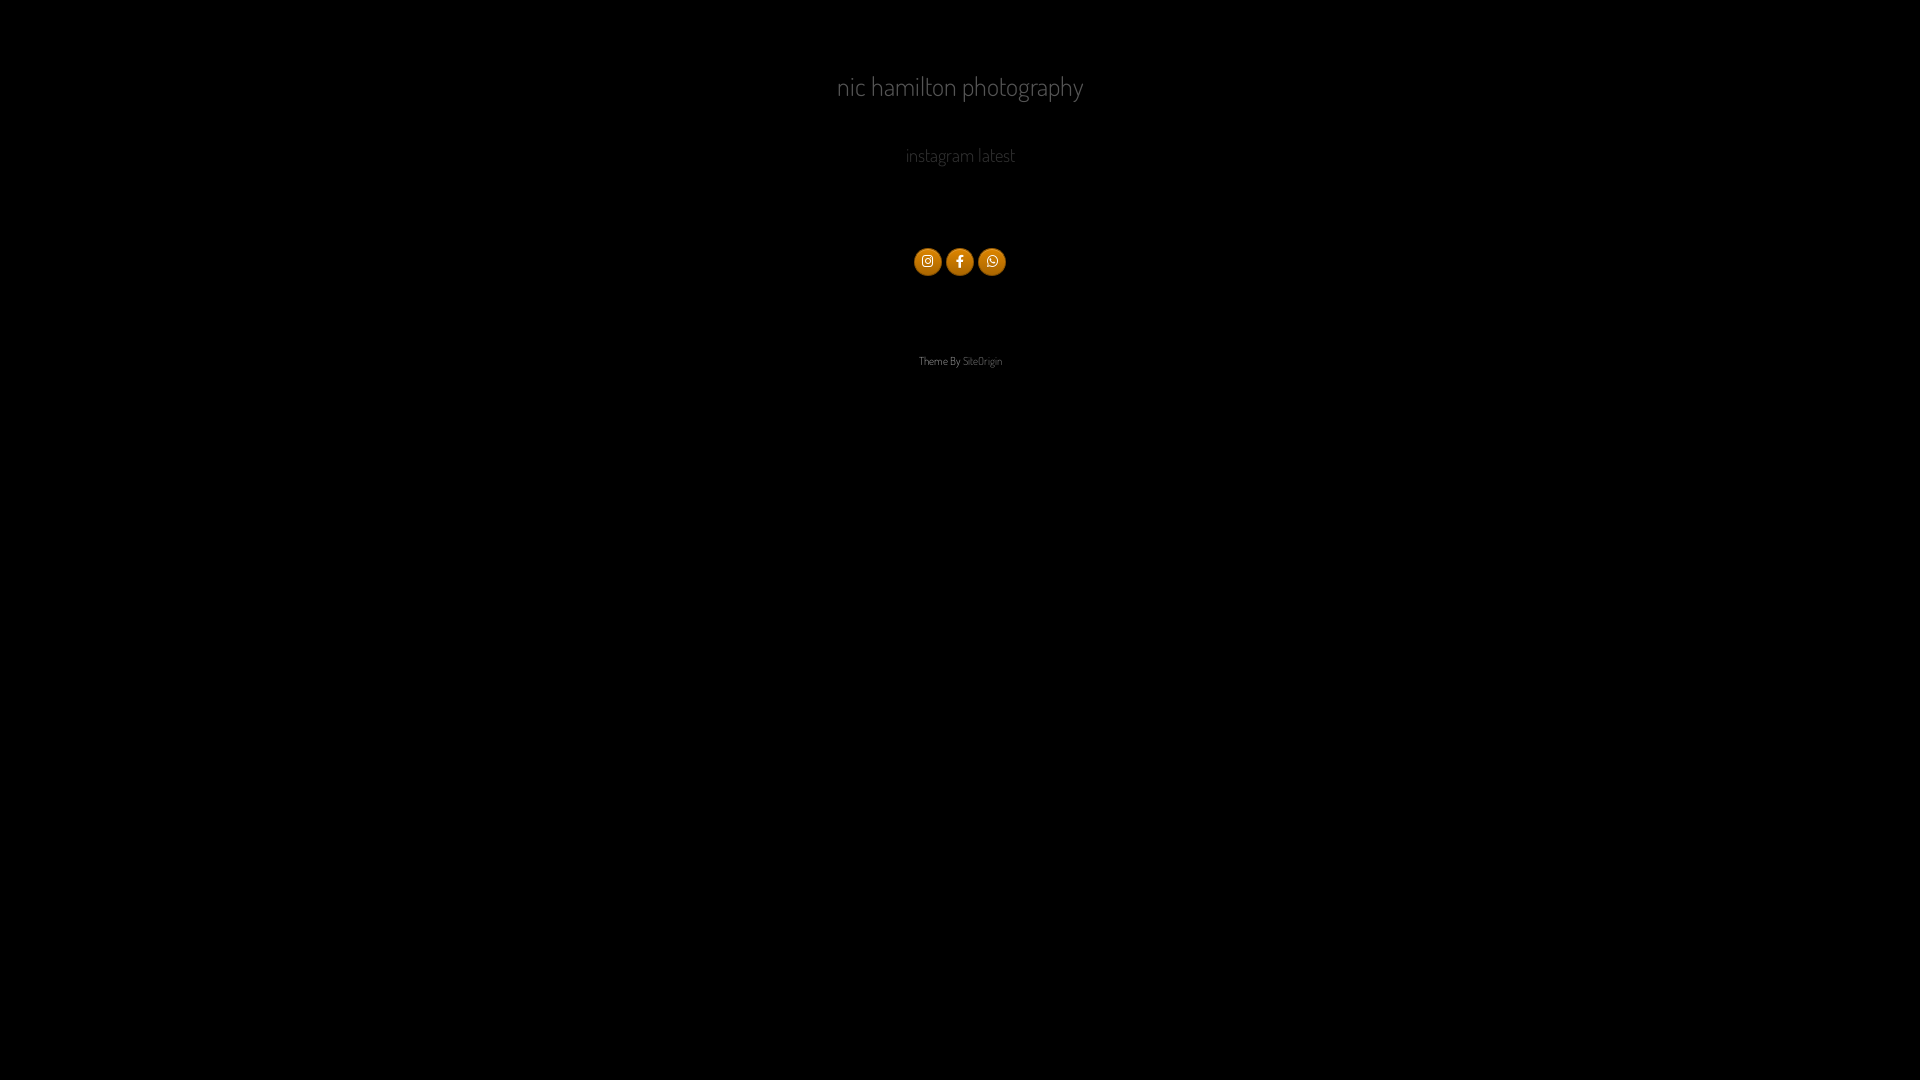  Describe the element at coordinates (992, 261) in the screenshot. I see `'nic hamilton photography on Whatsapp'` at that location.